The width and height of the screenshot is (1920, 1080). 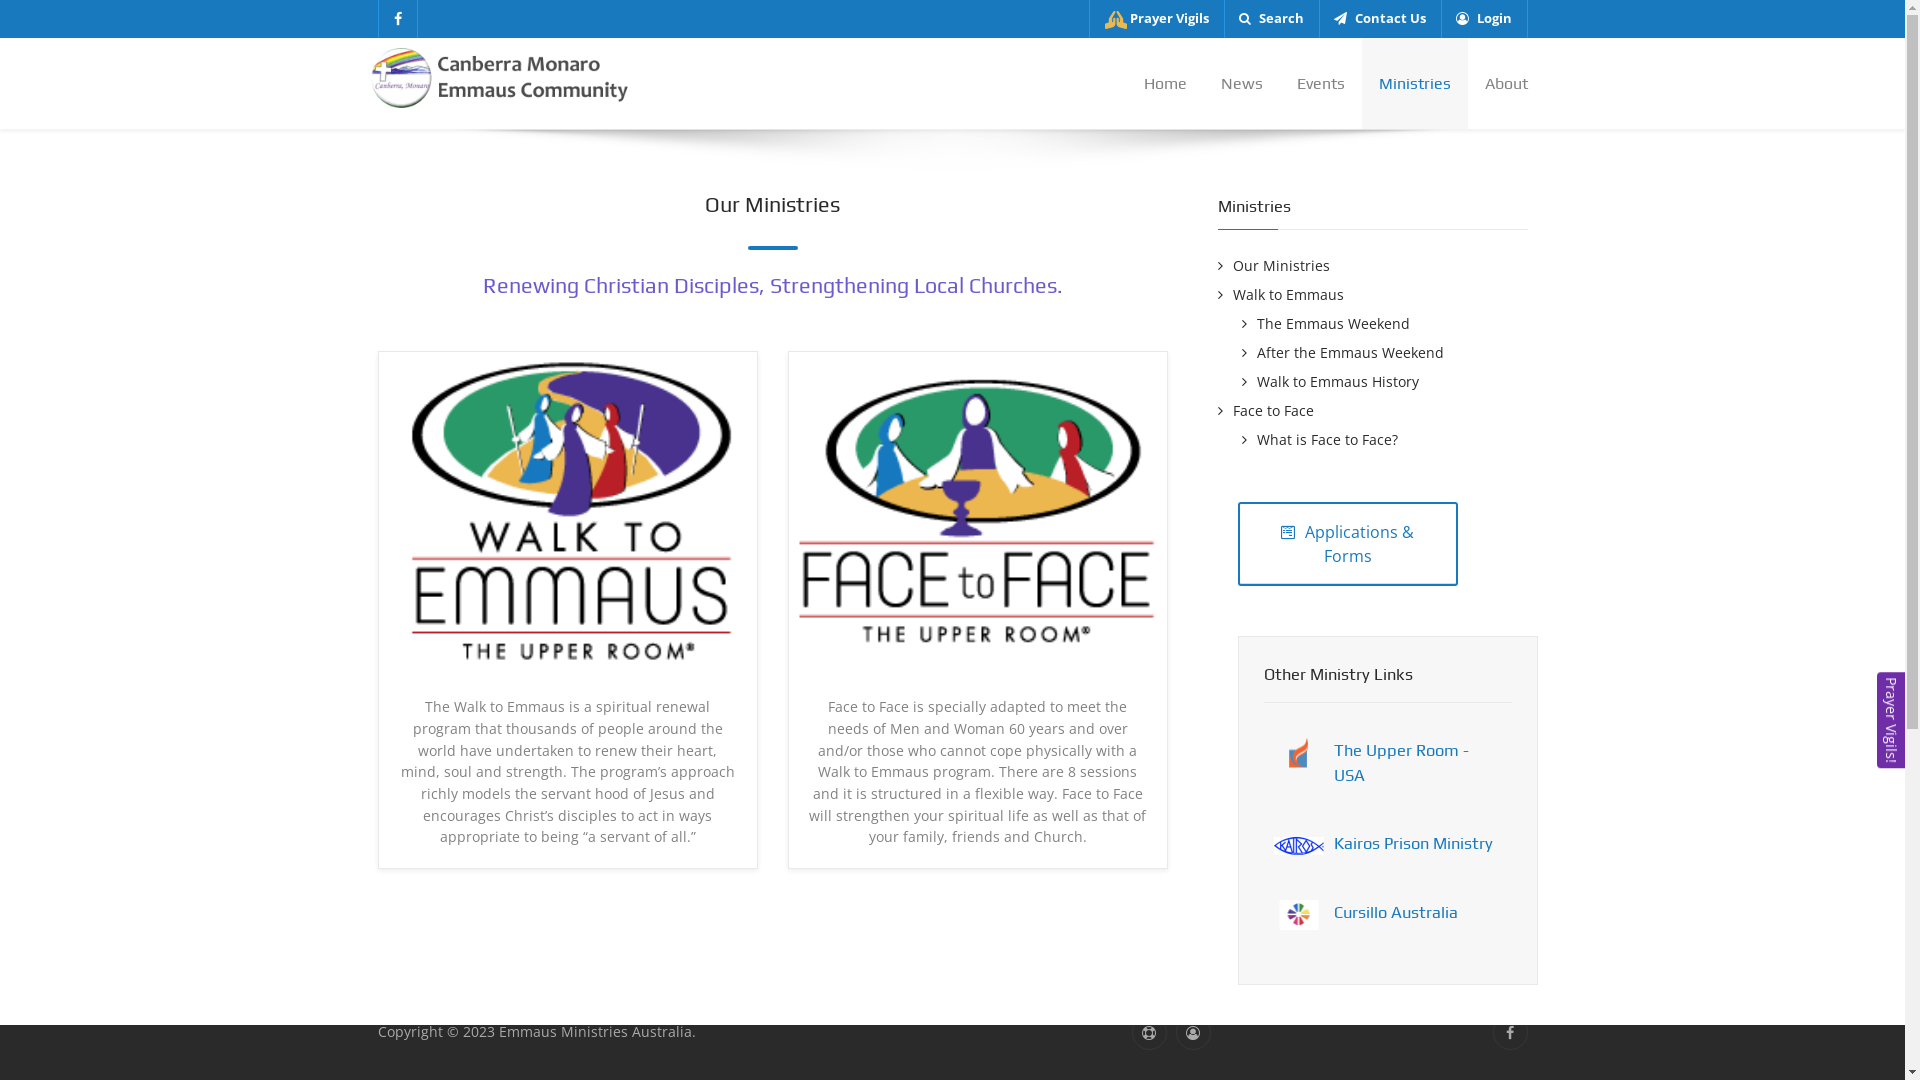 What do you see at coordinates (1497, 82) in the screenshot?
I see `'About'` at bounding box center [1497, 82].